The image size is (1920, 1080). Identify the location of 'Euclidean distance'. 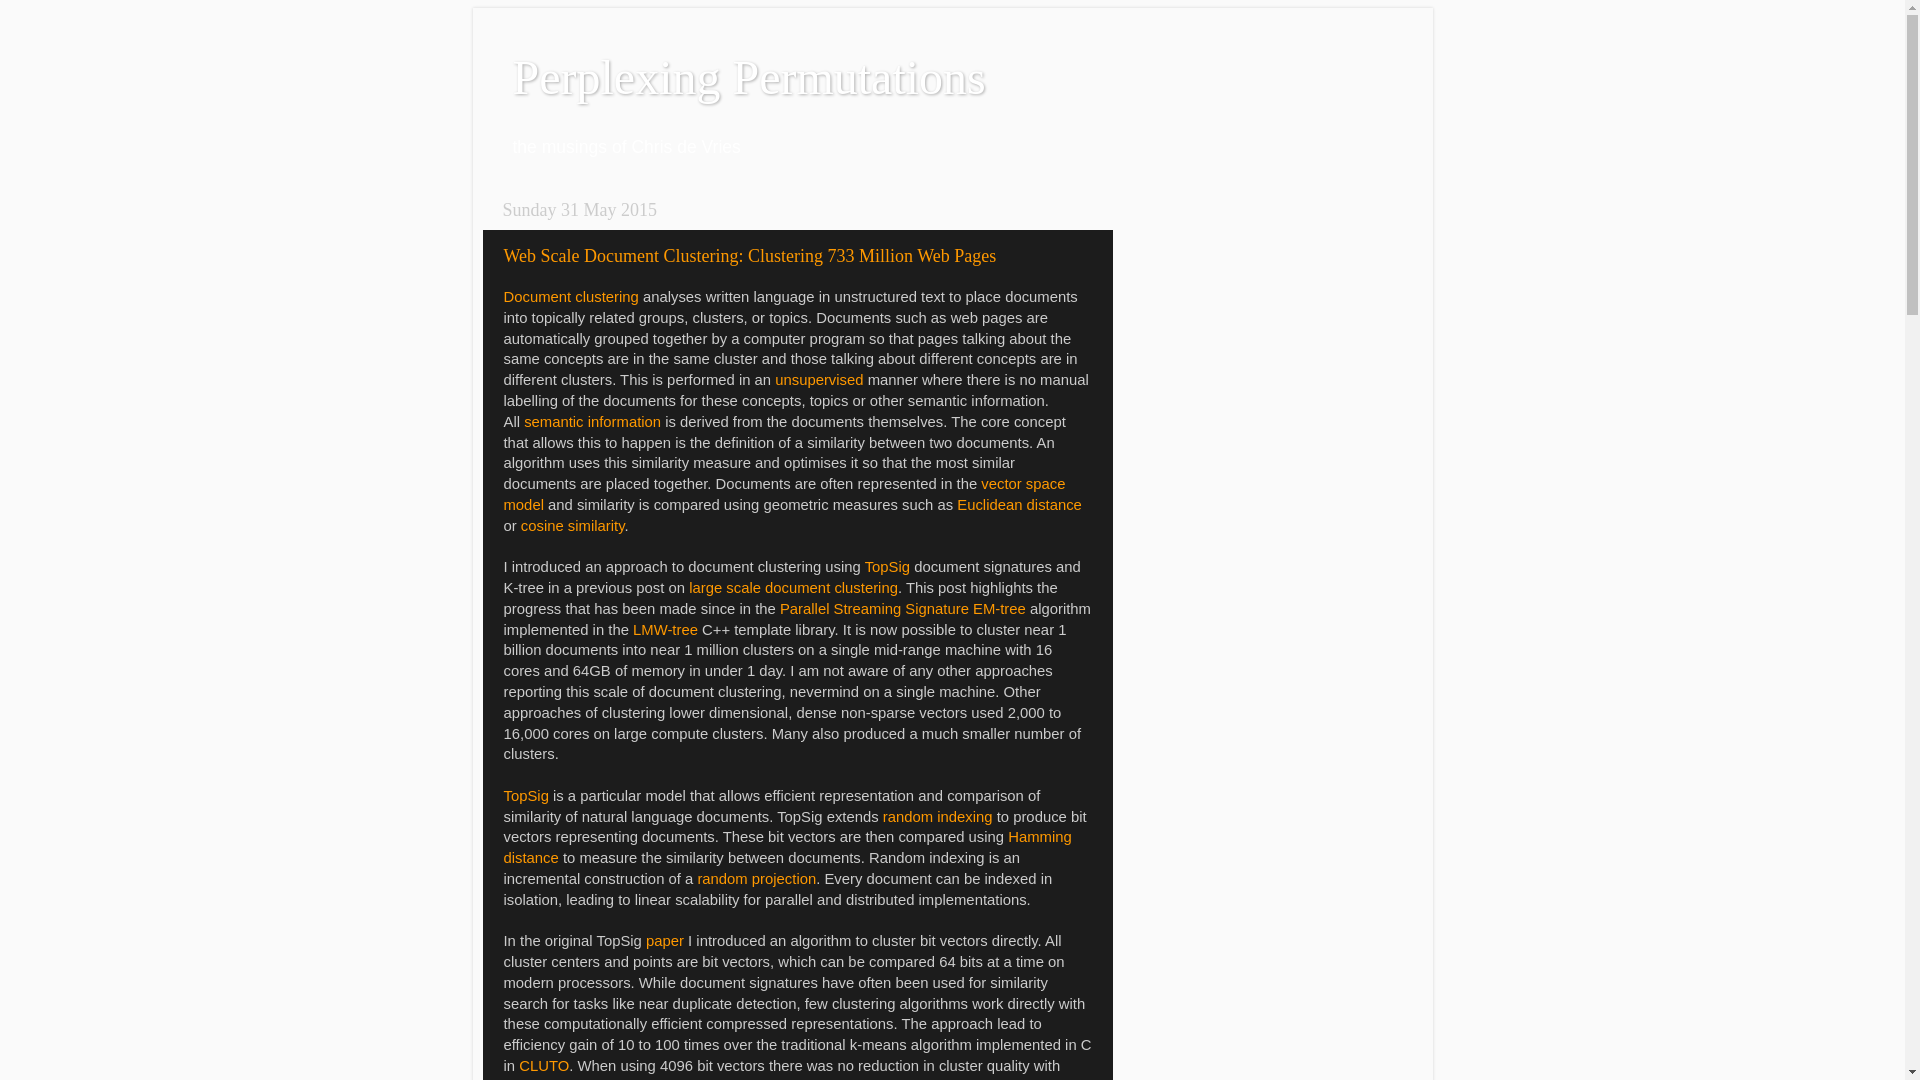
(1019, 504).